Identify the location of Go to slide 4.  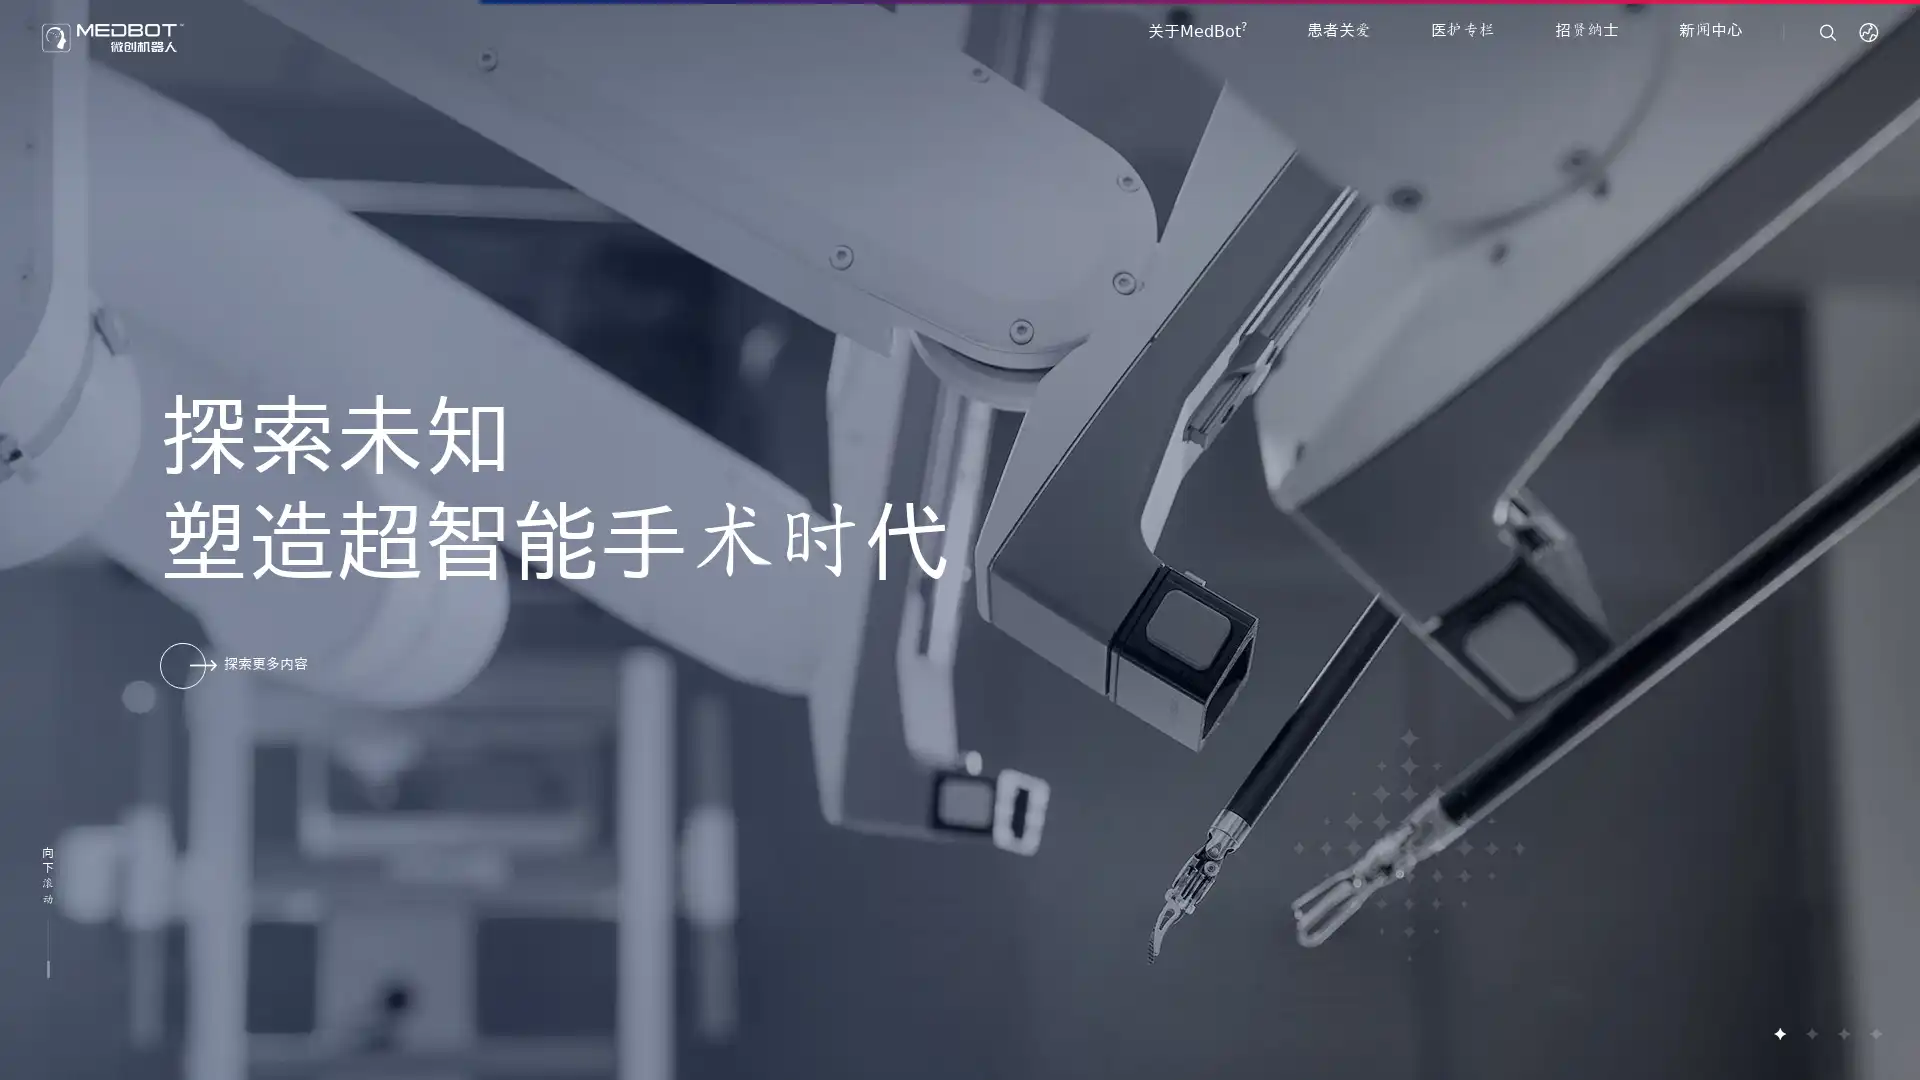
(1874, 1033).